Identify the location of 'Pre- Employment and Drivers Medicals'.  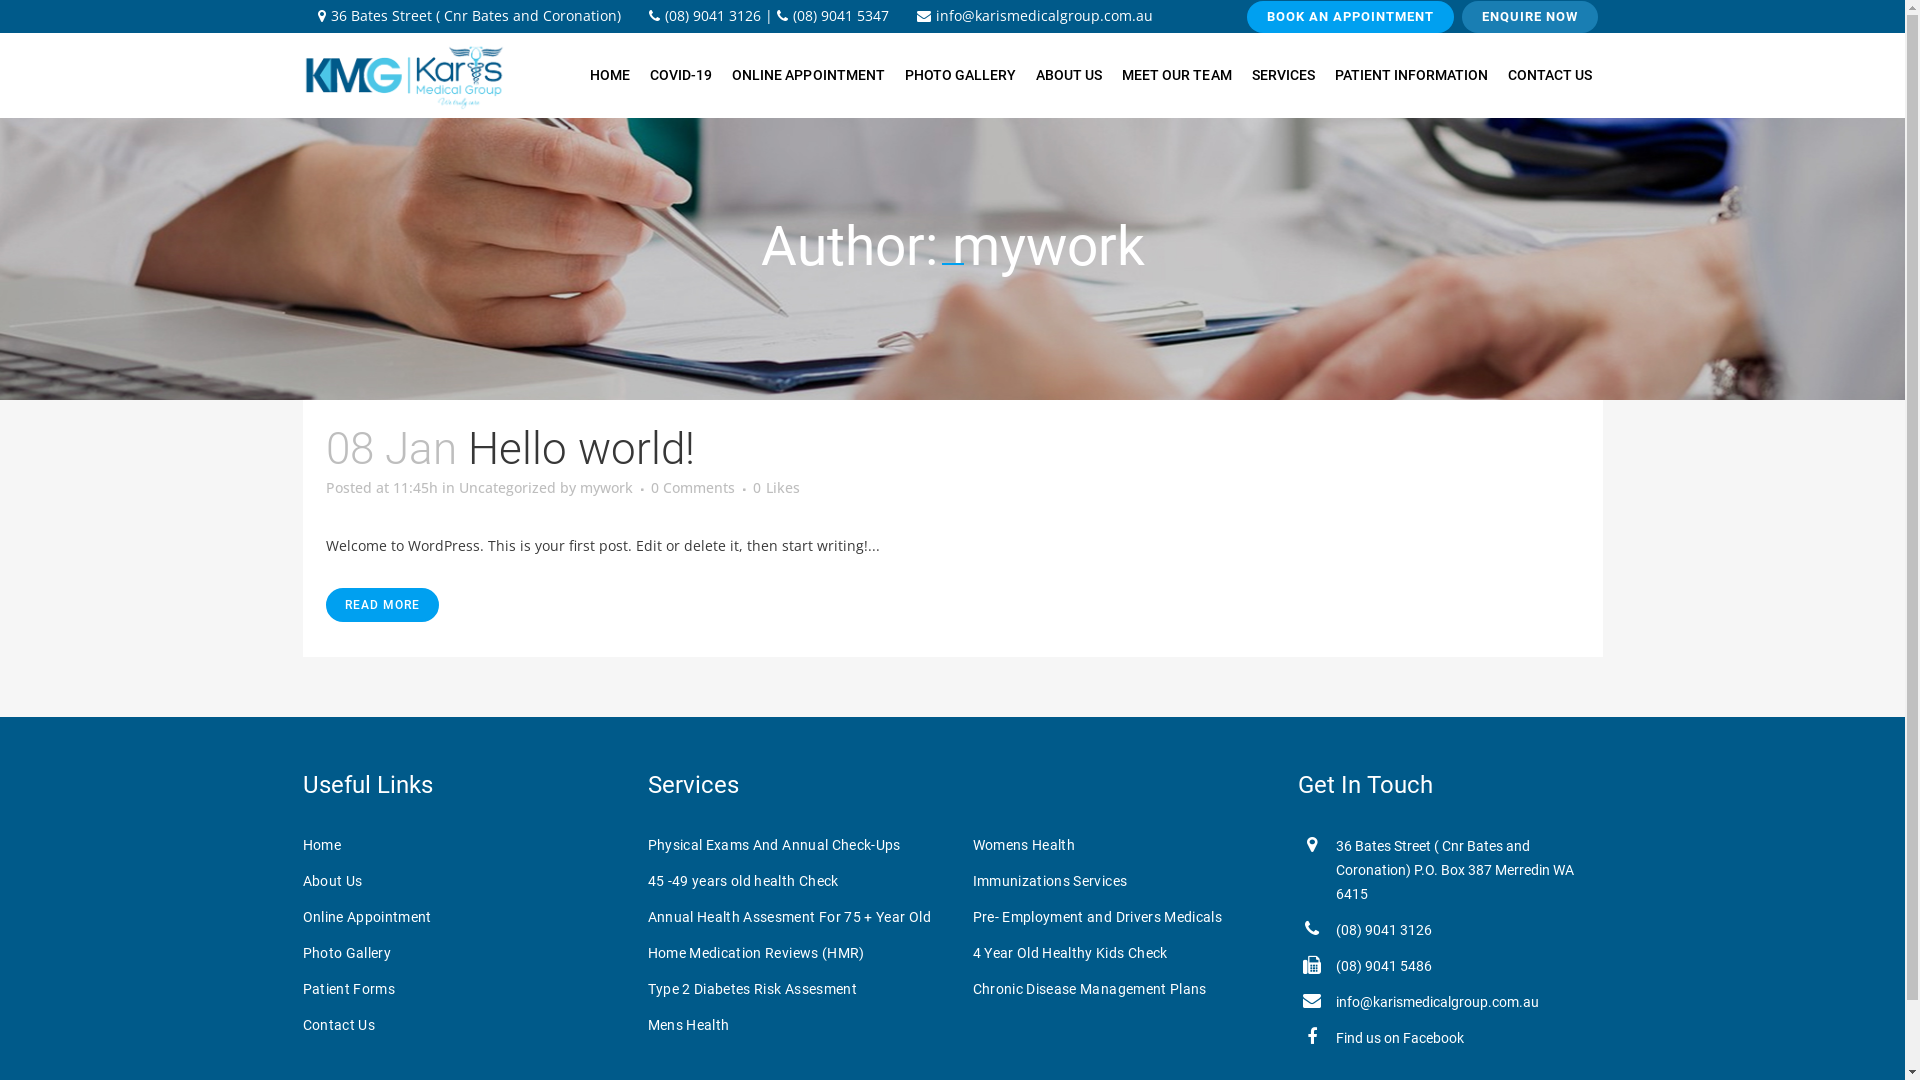
(1122, 917).